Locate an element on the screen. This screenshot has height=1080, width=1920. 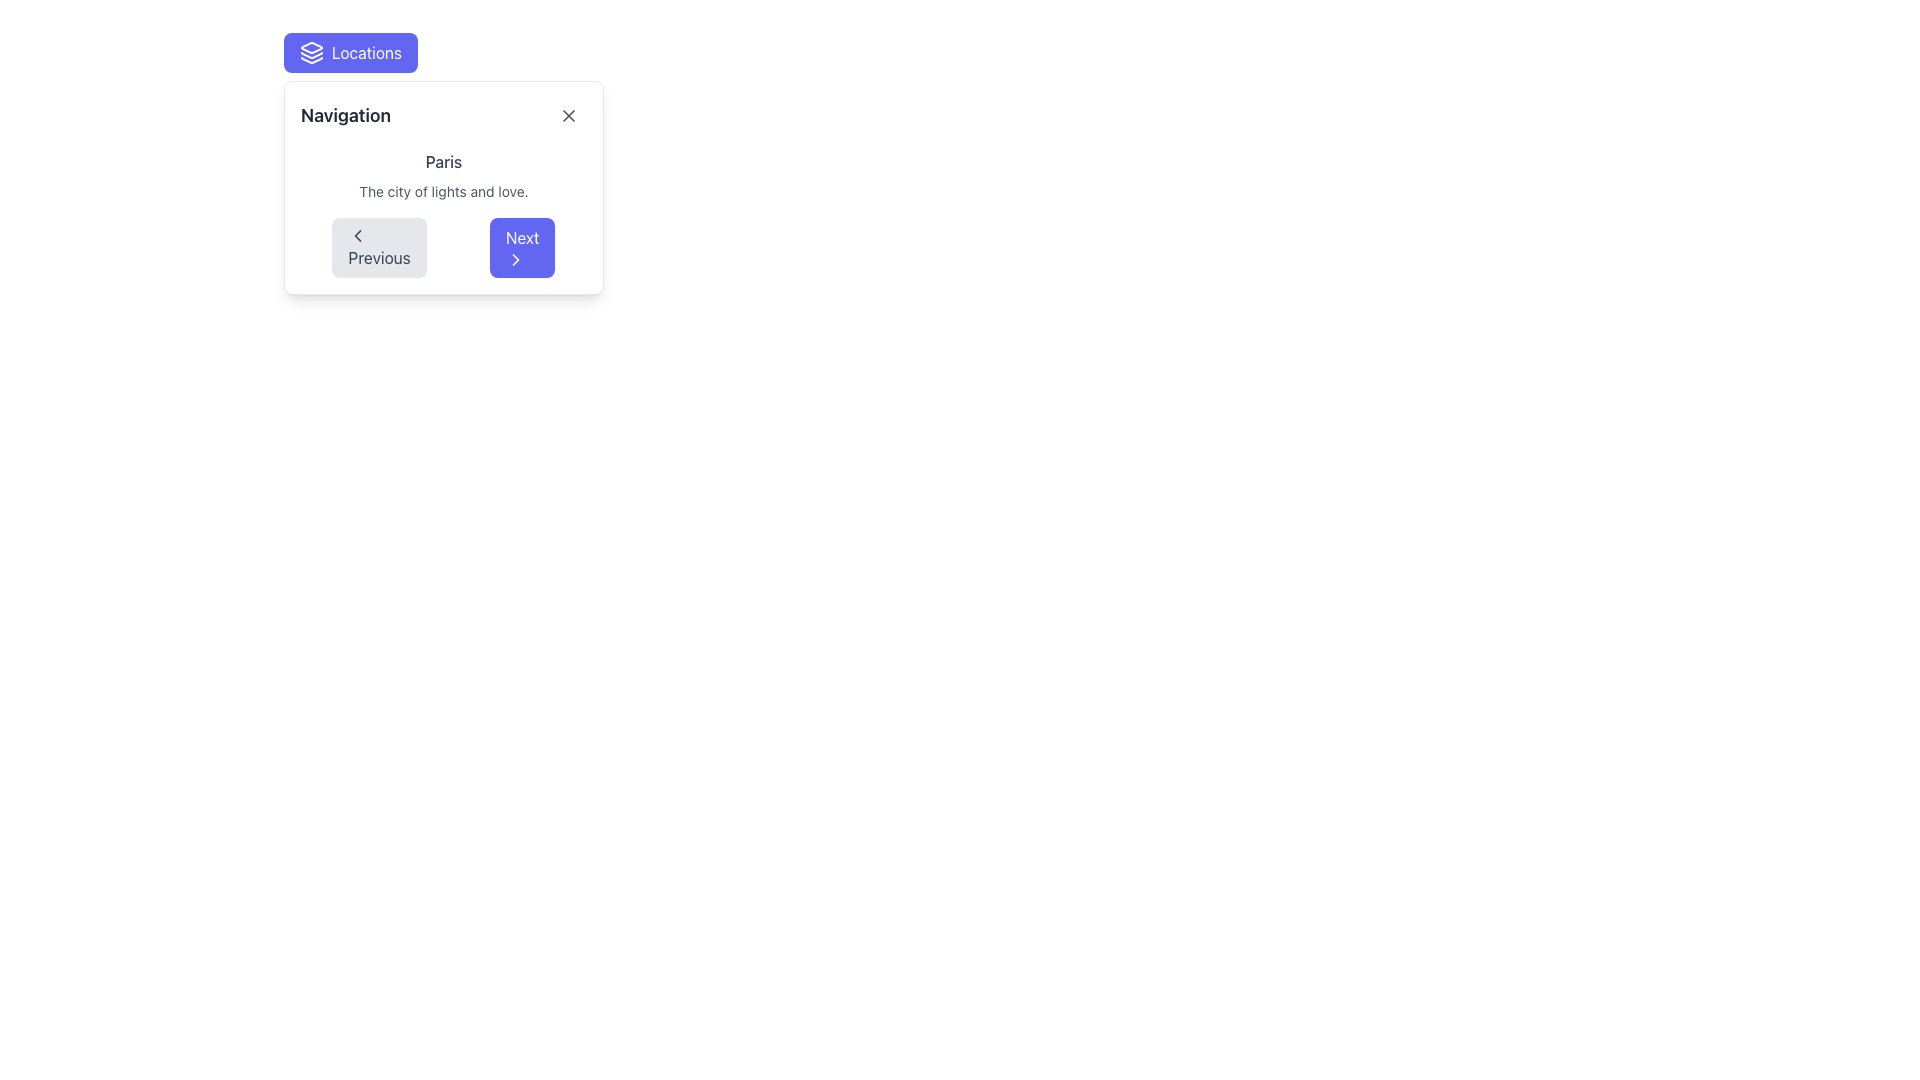
the 'Previous' icon located inside the button labeled 'Previous' is located at coordinates (358, 234).